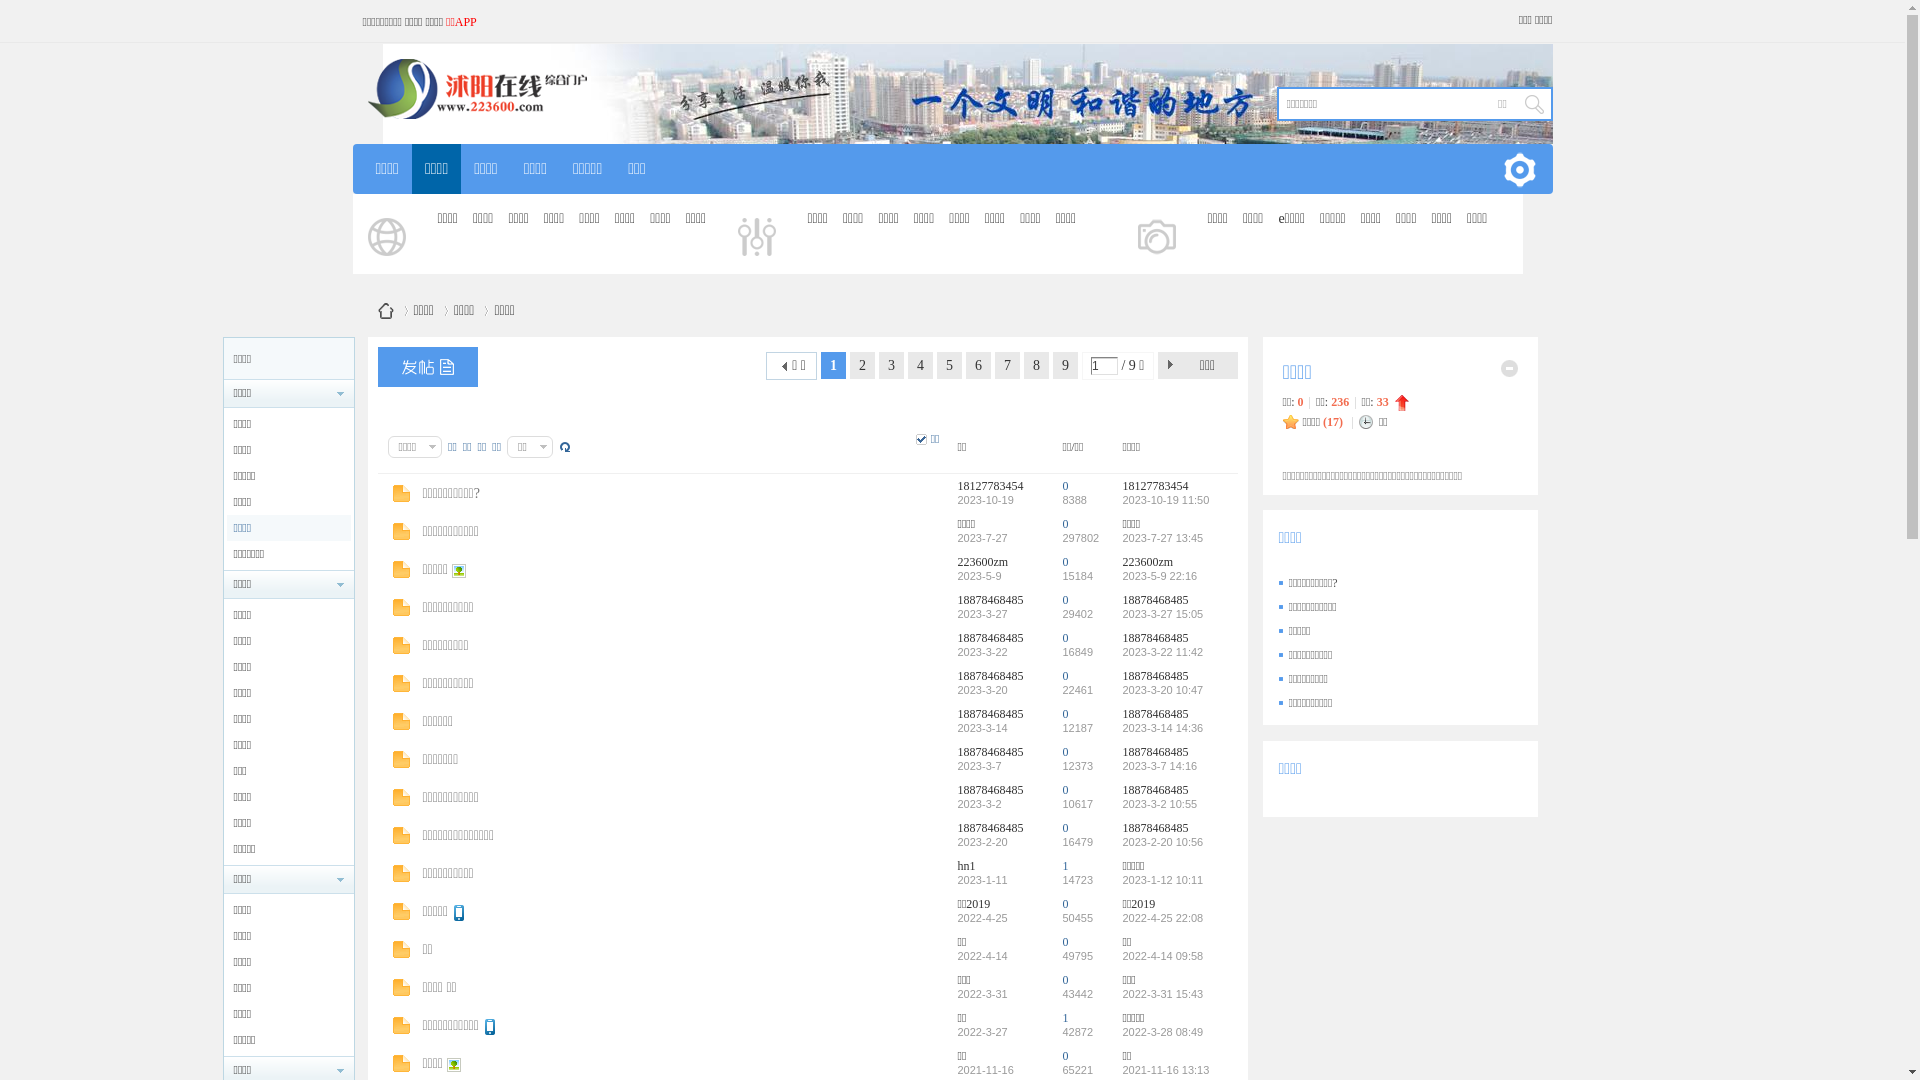 The height and width of the screenshot is (1080, 1920). I want to click on '0', so click(1064, 486).